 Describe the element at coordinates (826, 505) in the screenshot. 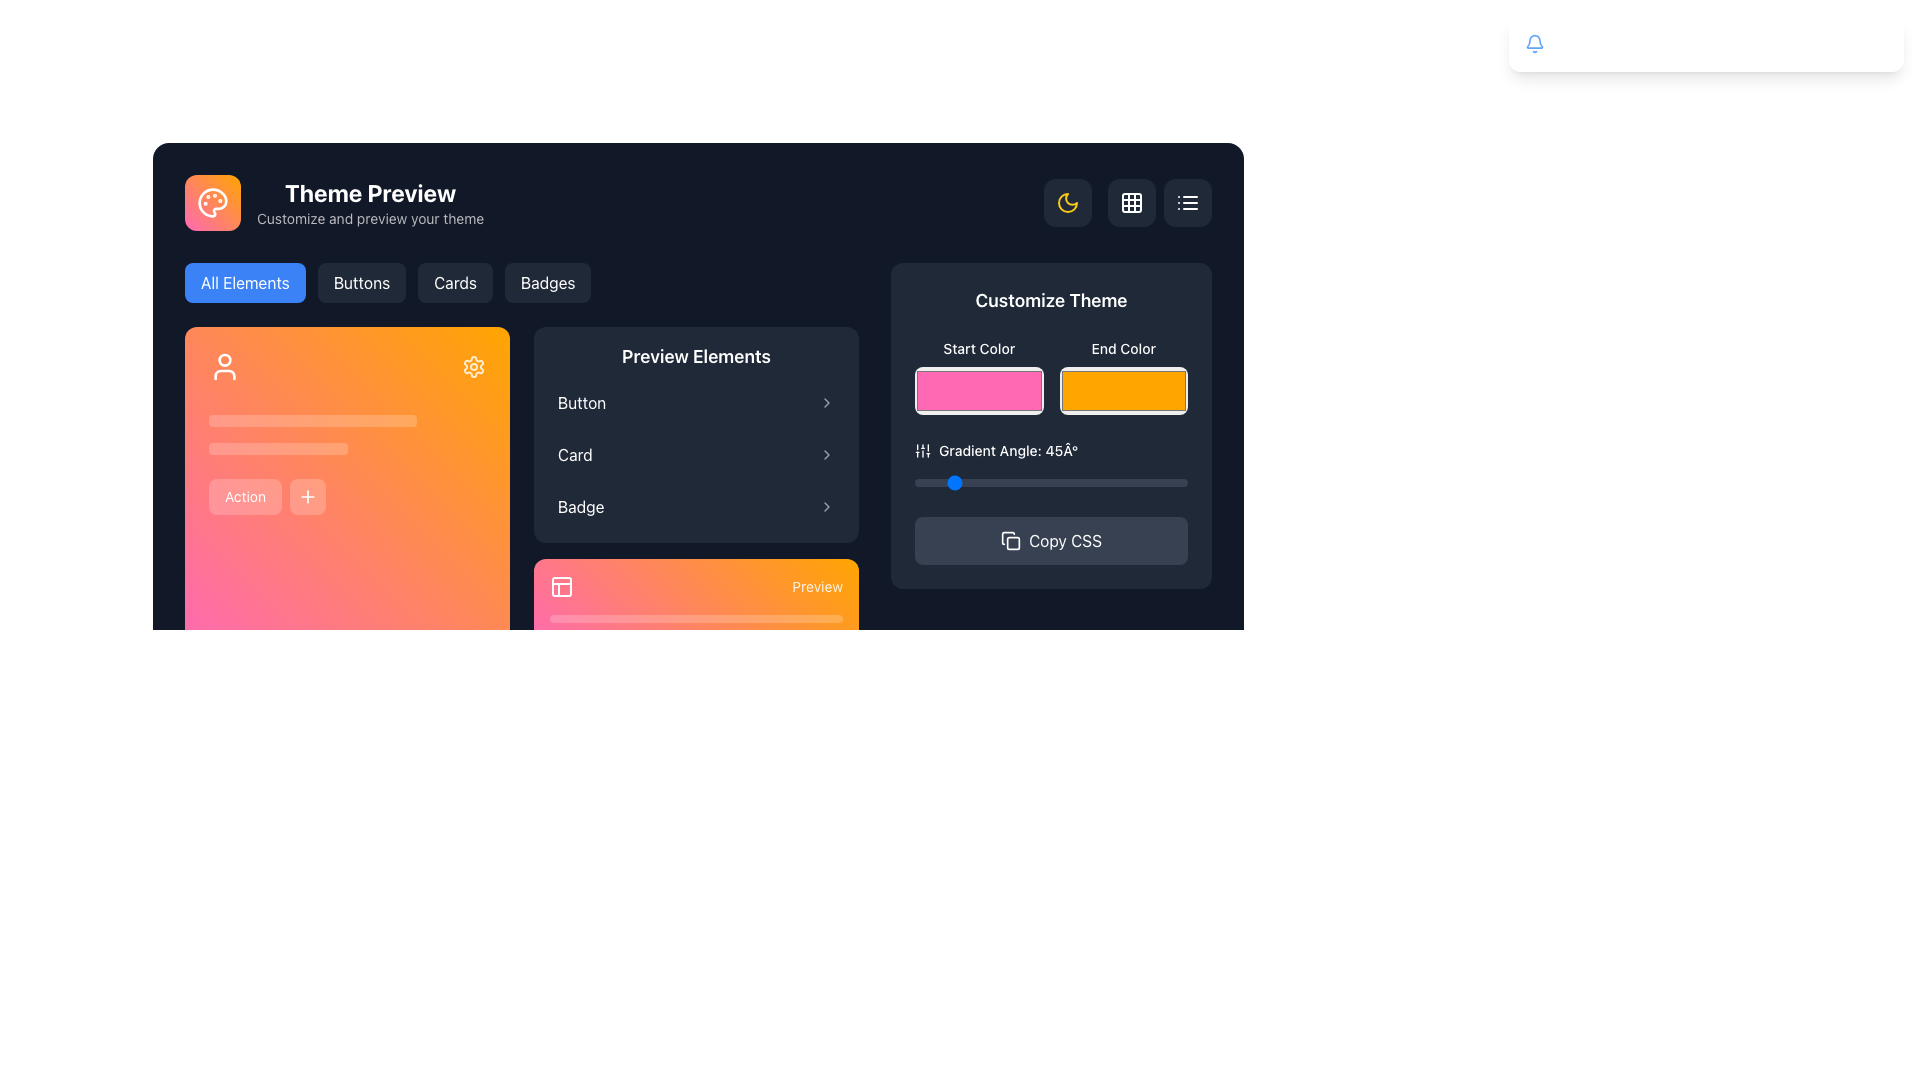

I see `the right-pointing chevron icon, which is styled as a 24x24 pixel gray SVG icon, located adjacent to the 'Badge' text label in a horizontally aligned layout` at that location.